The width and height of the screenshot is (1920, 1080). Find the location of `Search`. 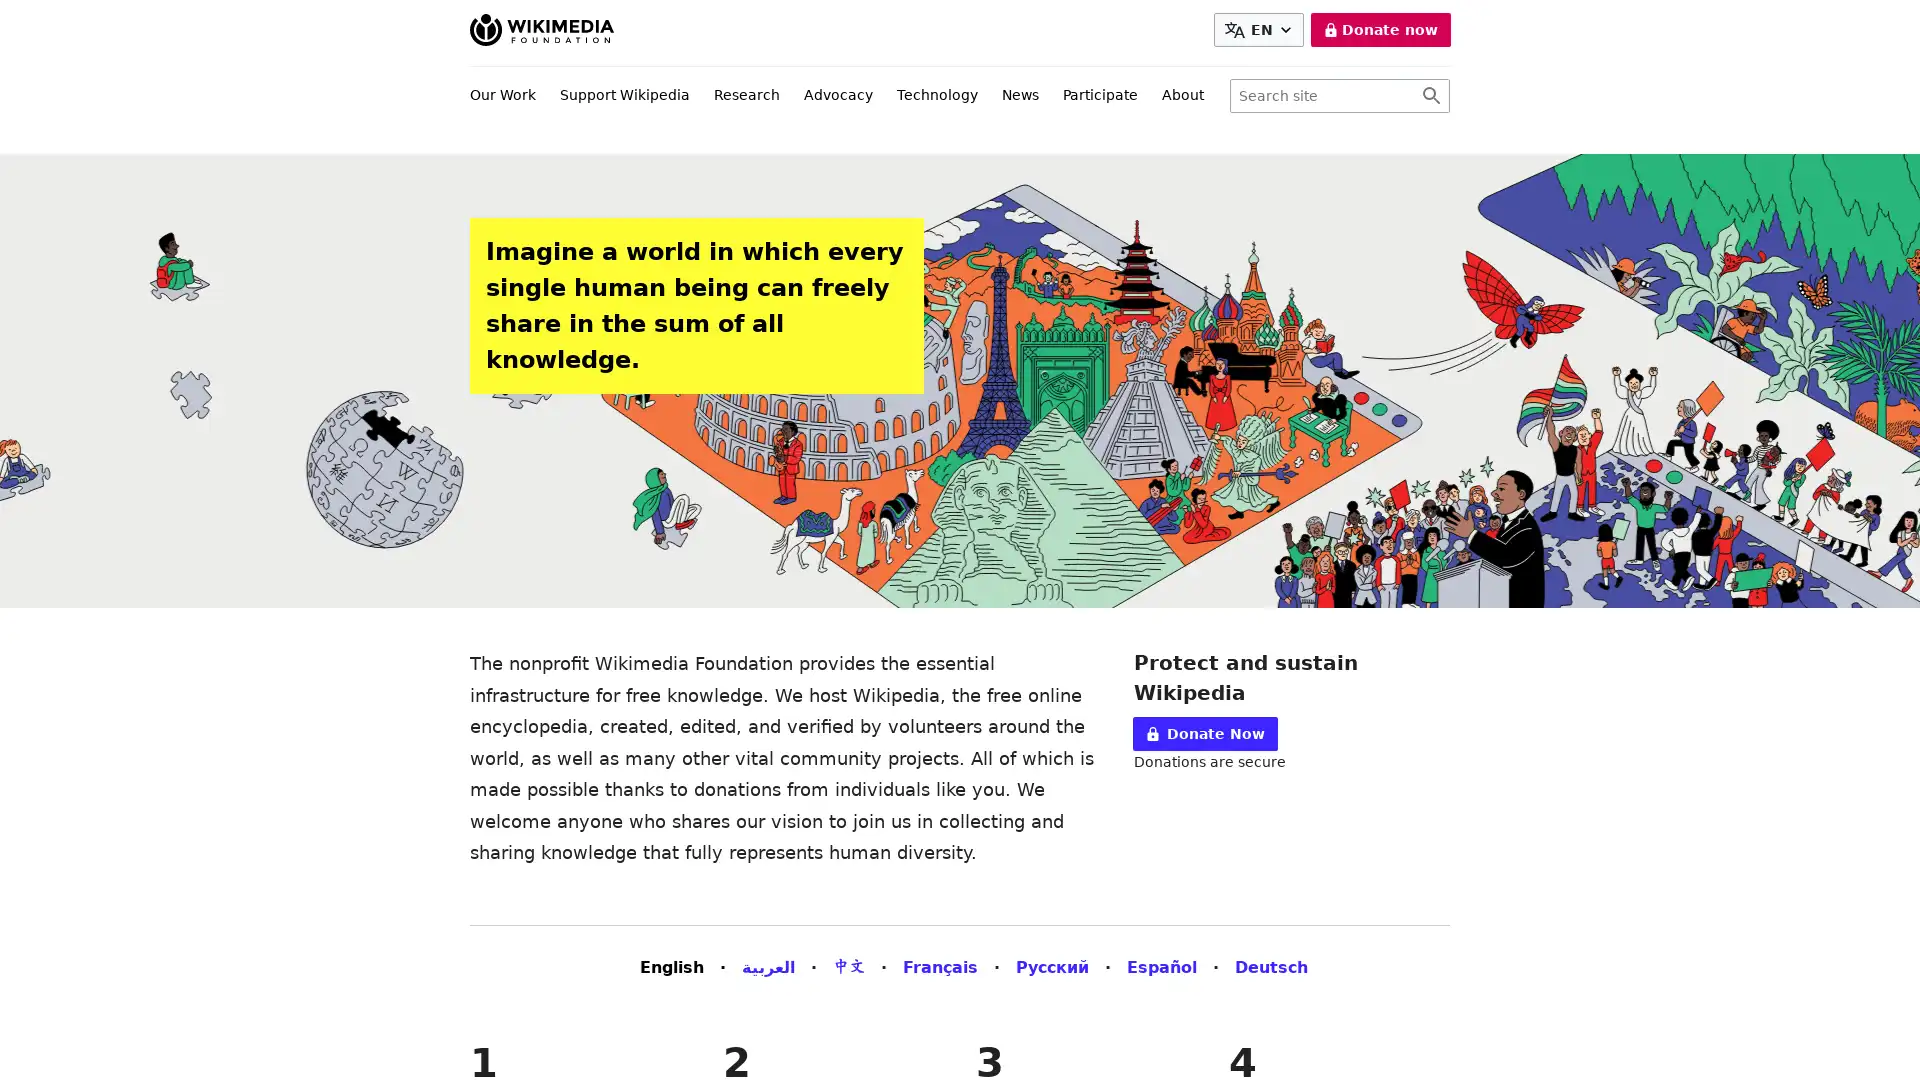

Search is located at coordinates (1430, 96).